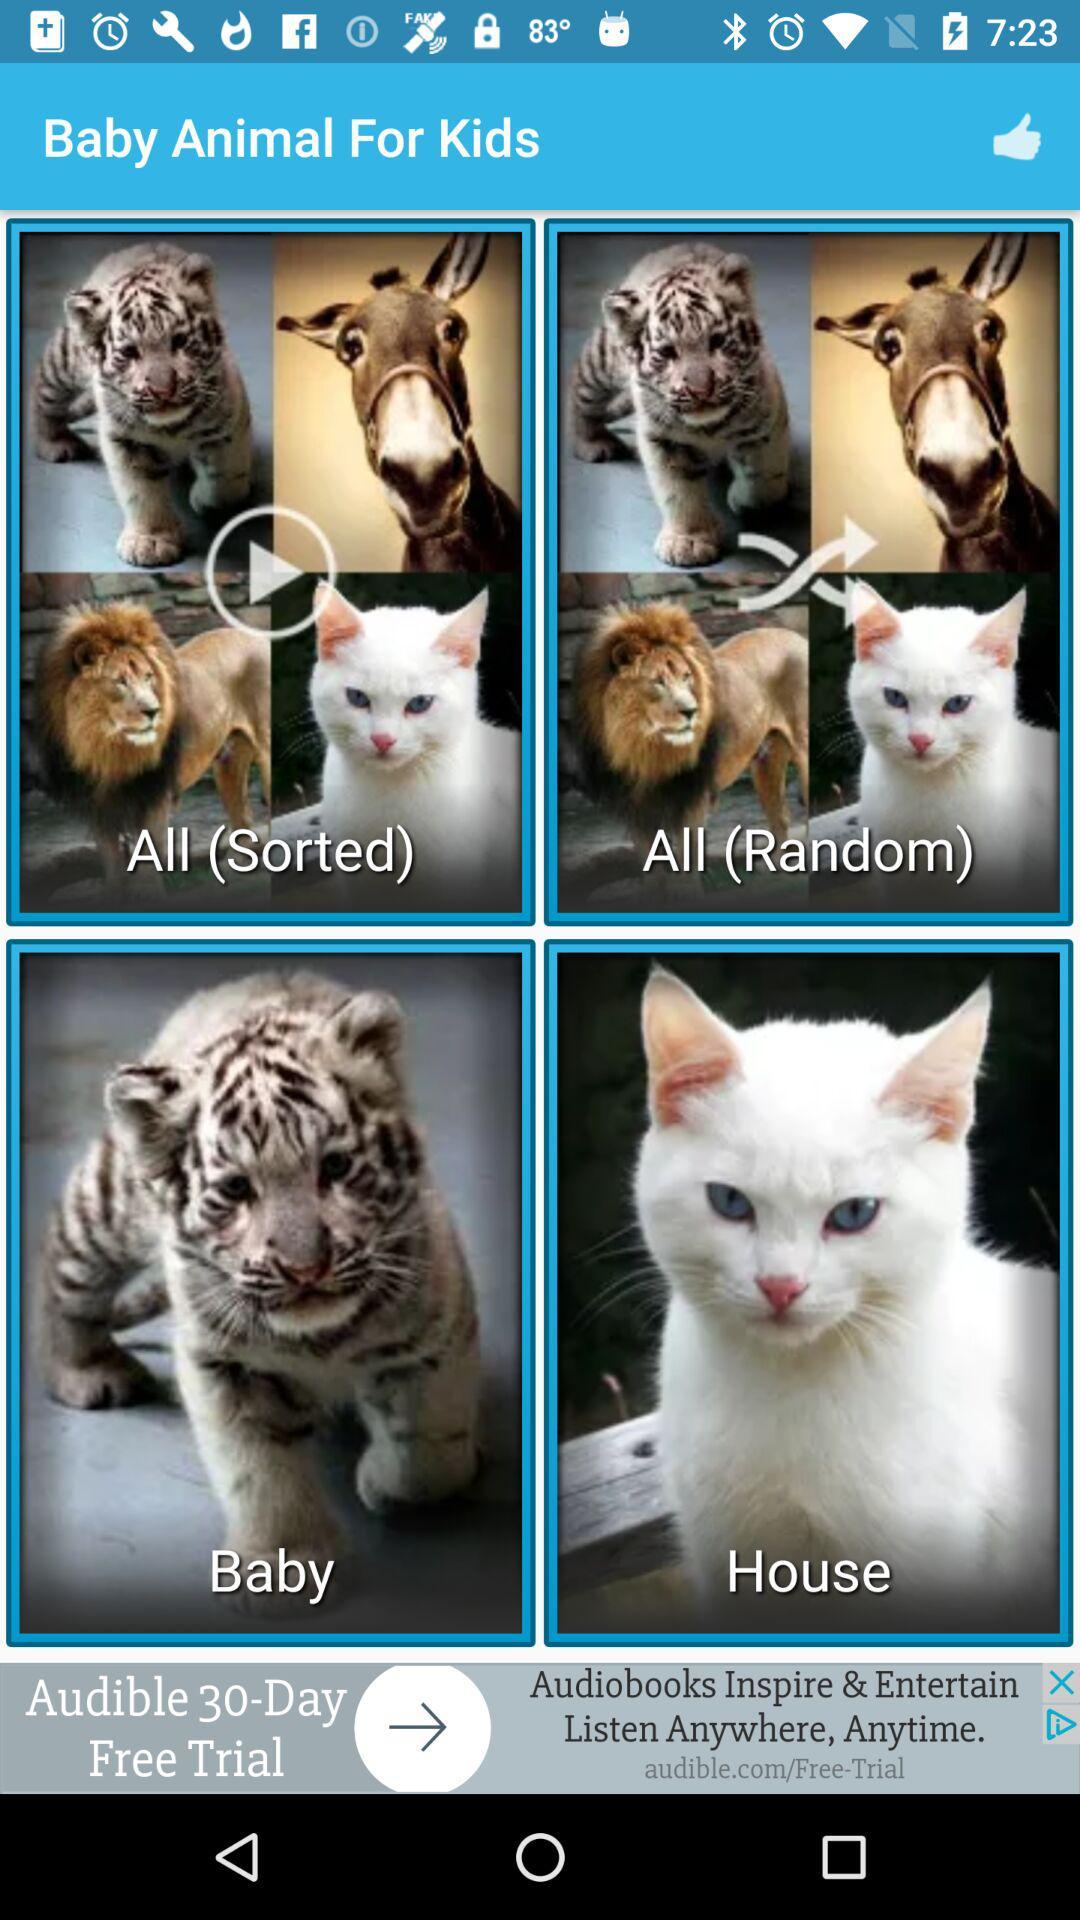  What do you see at coordinates (540, 1727) in the screenshot?
I see `favorited` at bounding box center [540, 1727].